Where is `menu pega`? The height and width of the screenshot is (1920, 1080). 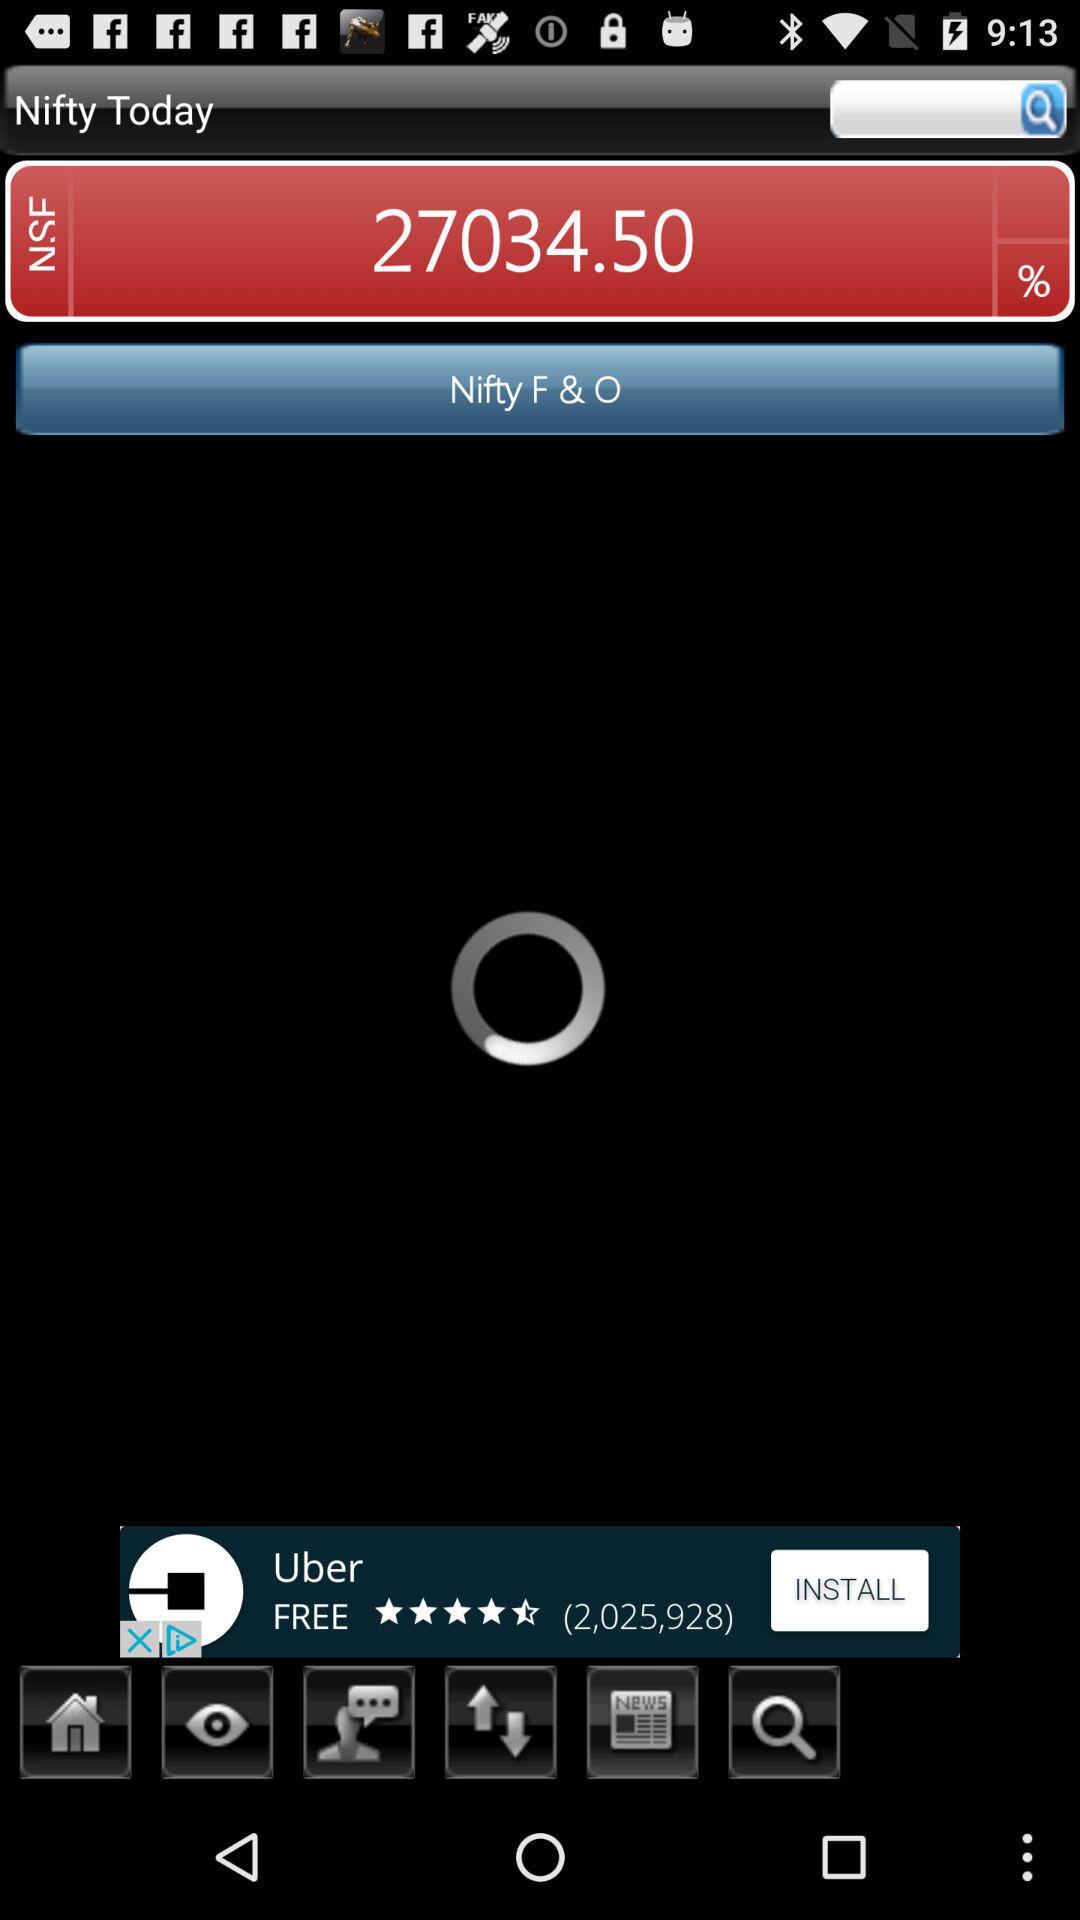 menu pega is located at coordinates (500, 1727).